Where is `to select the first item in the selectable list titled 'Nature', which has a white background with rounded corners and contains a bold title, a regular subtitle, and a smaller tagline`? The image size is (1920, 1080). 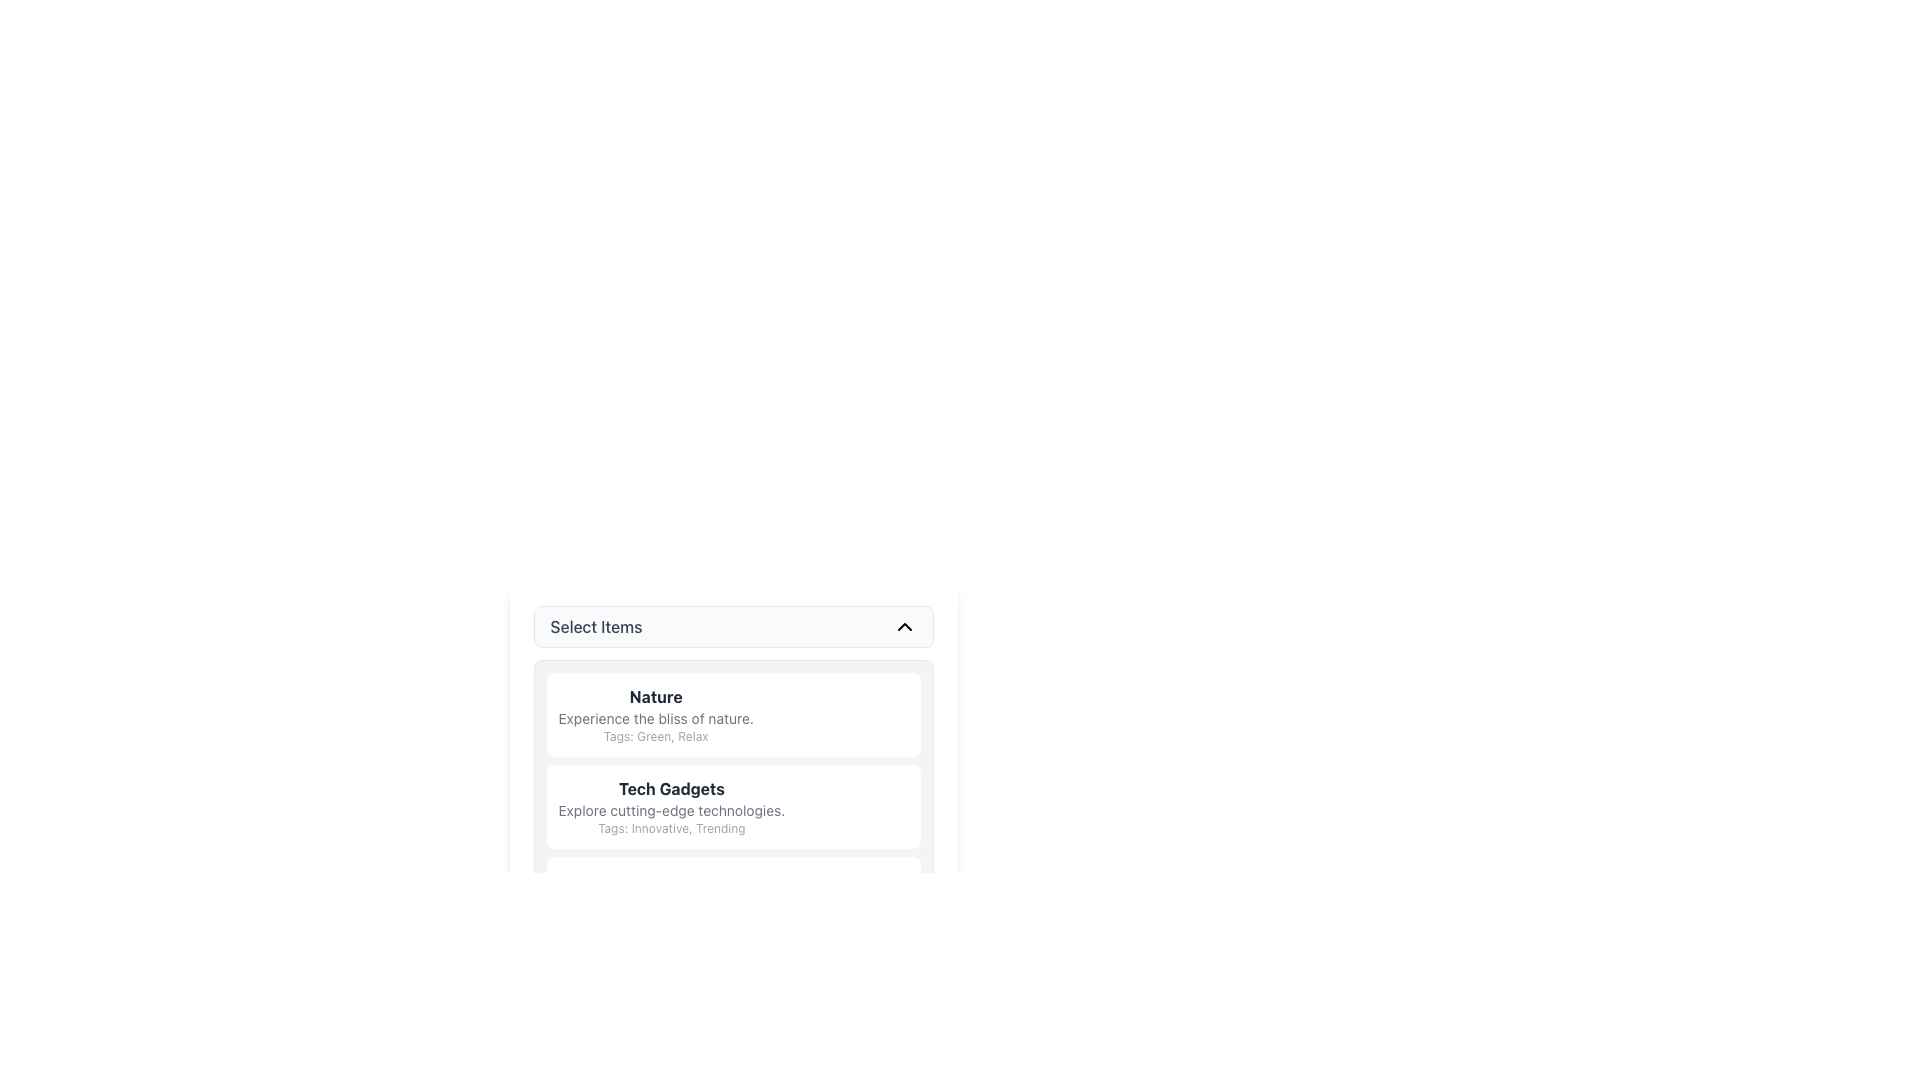 to select the first item in the selectable list titled 'Nature', which has a white background with rounded corners and contains a bold title, a regular subtitle, and a smaller tagline is located at coordinates (732, 698).